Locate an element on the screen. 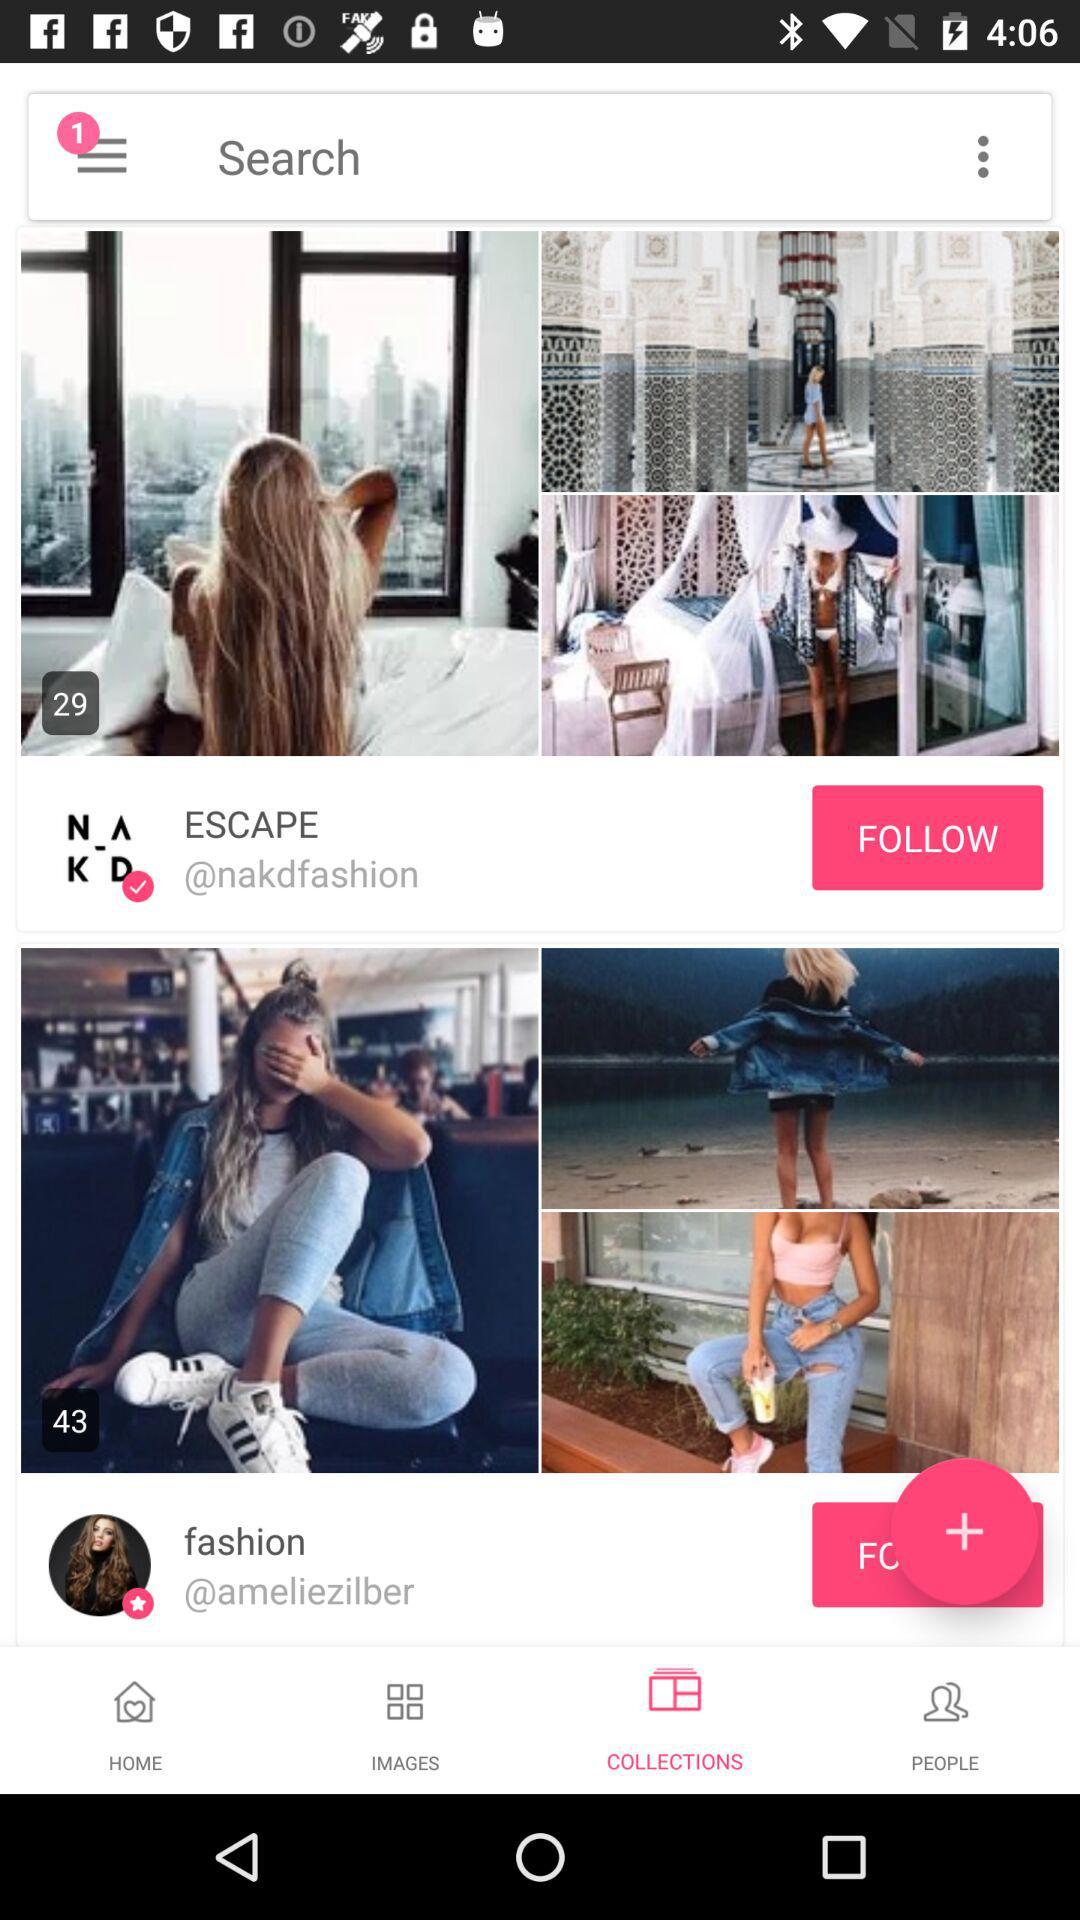 Image resolution: width=1080 pixels, height=1920 pixels. navigation bar showing home images collections and people is located at coordinates (540, 1731).